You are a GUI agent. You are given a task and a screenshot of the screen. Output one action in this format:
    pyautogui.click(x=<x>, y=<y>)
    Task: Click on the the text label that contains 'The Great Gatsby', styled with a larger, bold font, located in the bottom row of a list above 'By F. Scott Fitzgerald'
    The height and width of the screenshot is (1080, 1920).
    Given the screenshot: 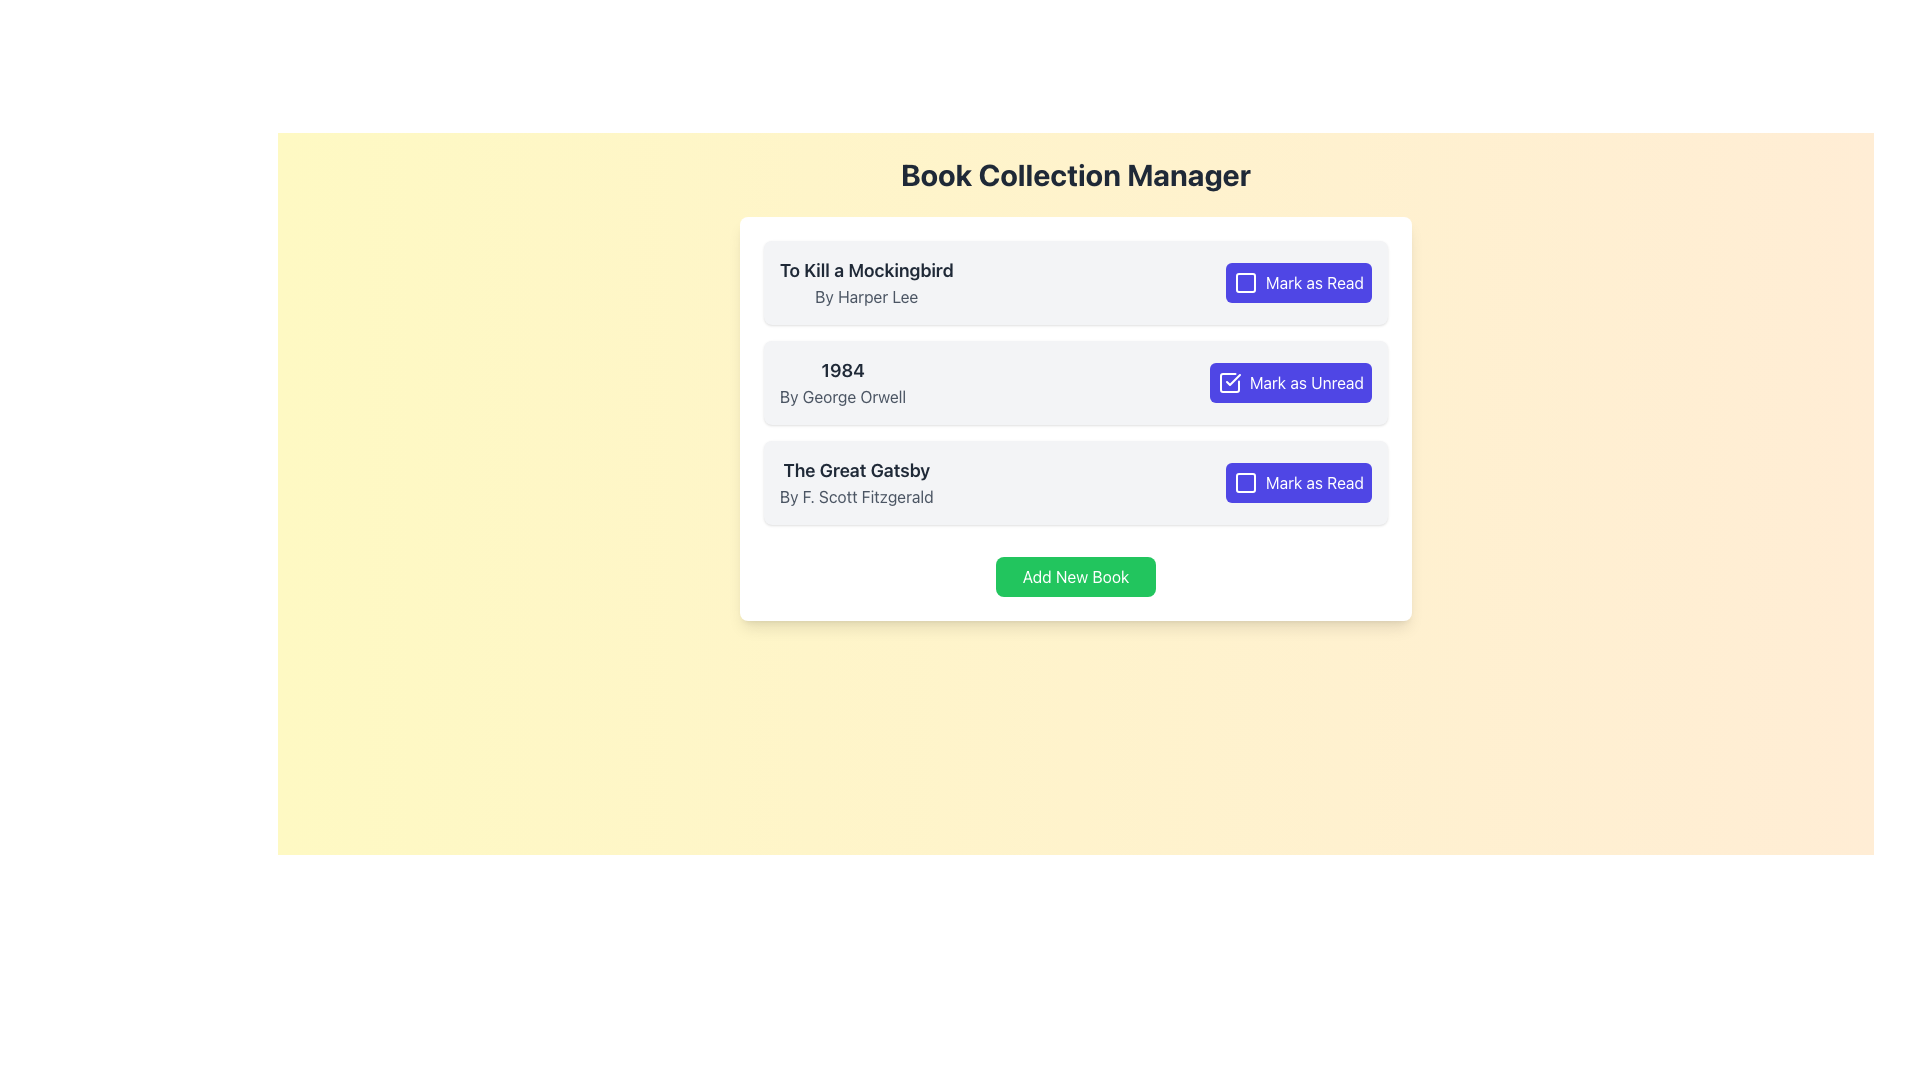 What is the action you would take?
    pyautogui.click(x=856, y=470)
    